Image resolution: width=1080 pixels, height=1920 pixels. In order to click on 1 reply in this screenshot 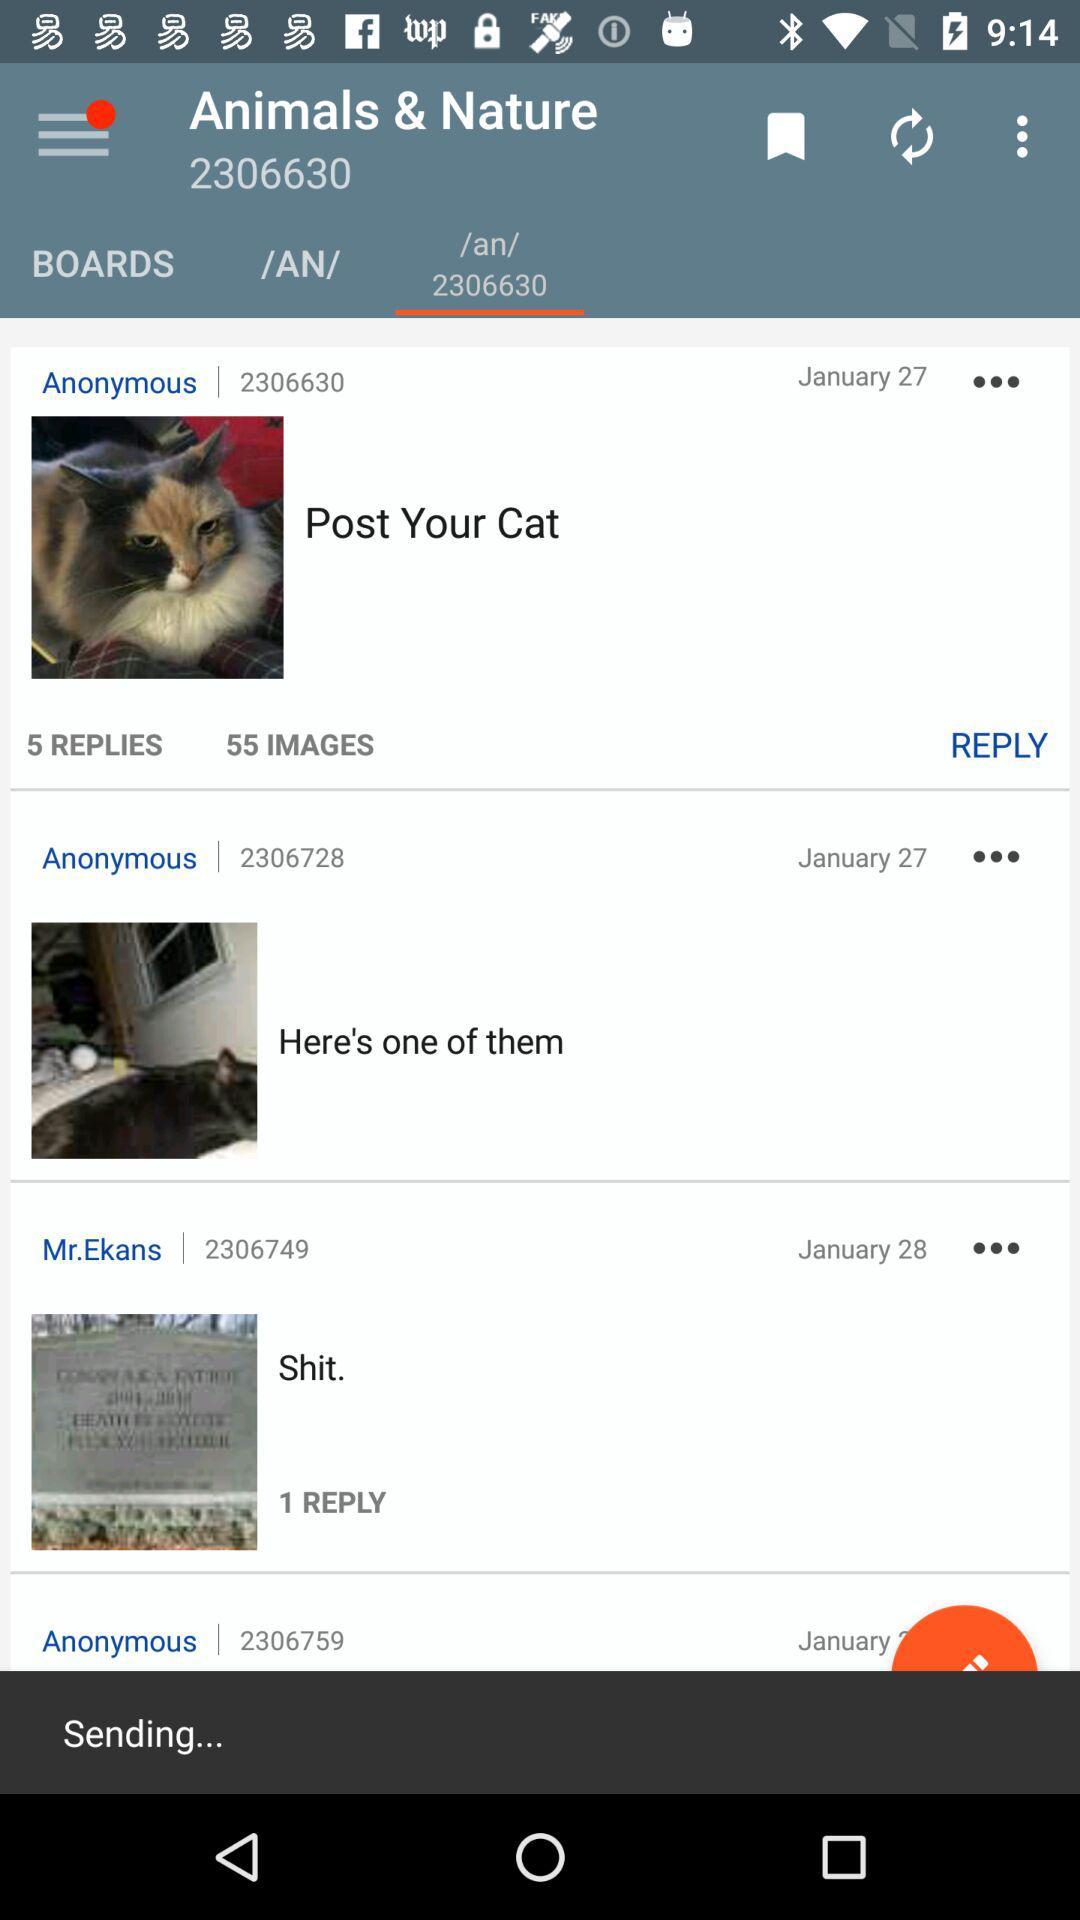, I will do `click(331, 1455)`.